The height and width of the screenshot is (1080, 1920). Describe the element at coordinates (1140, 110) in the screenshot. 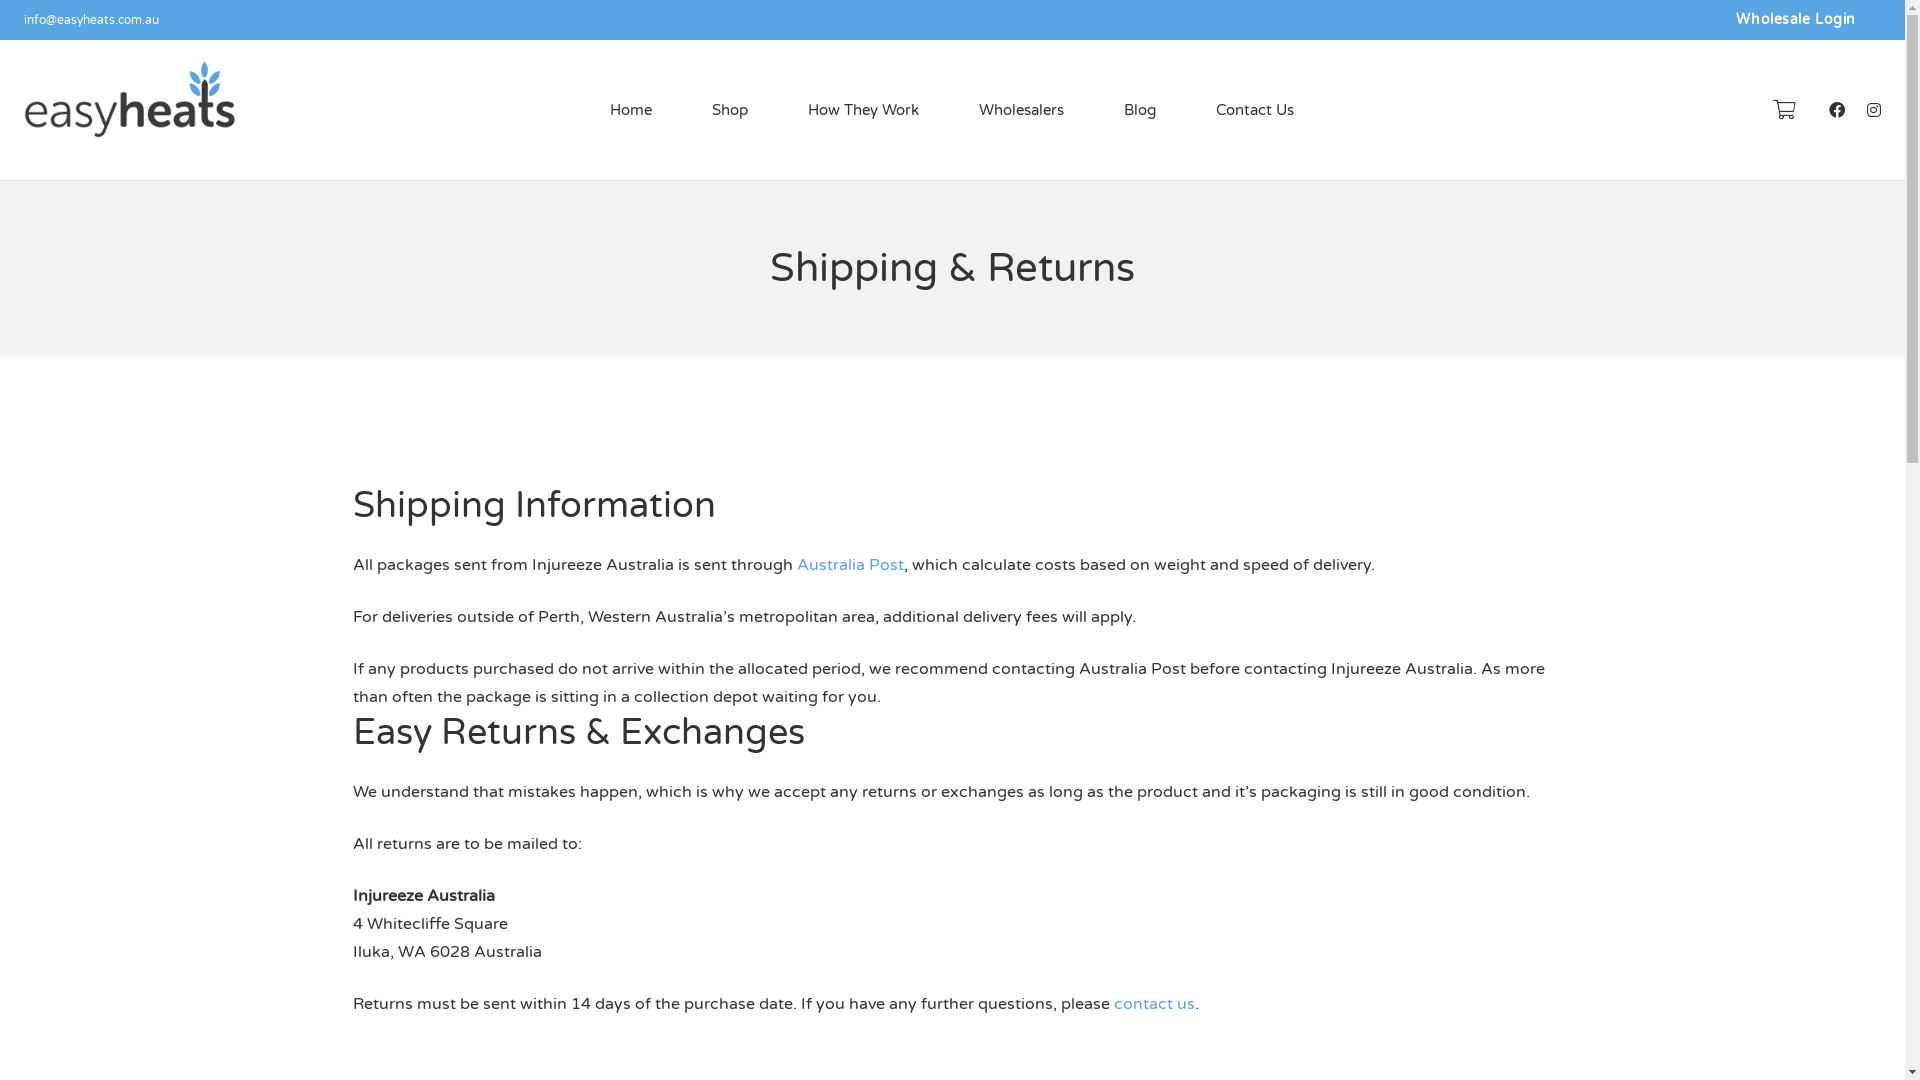

I see `'Blog'` at that location.